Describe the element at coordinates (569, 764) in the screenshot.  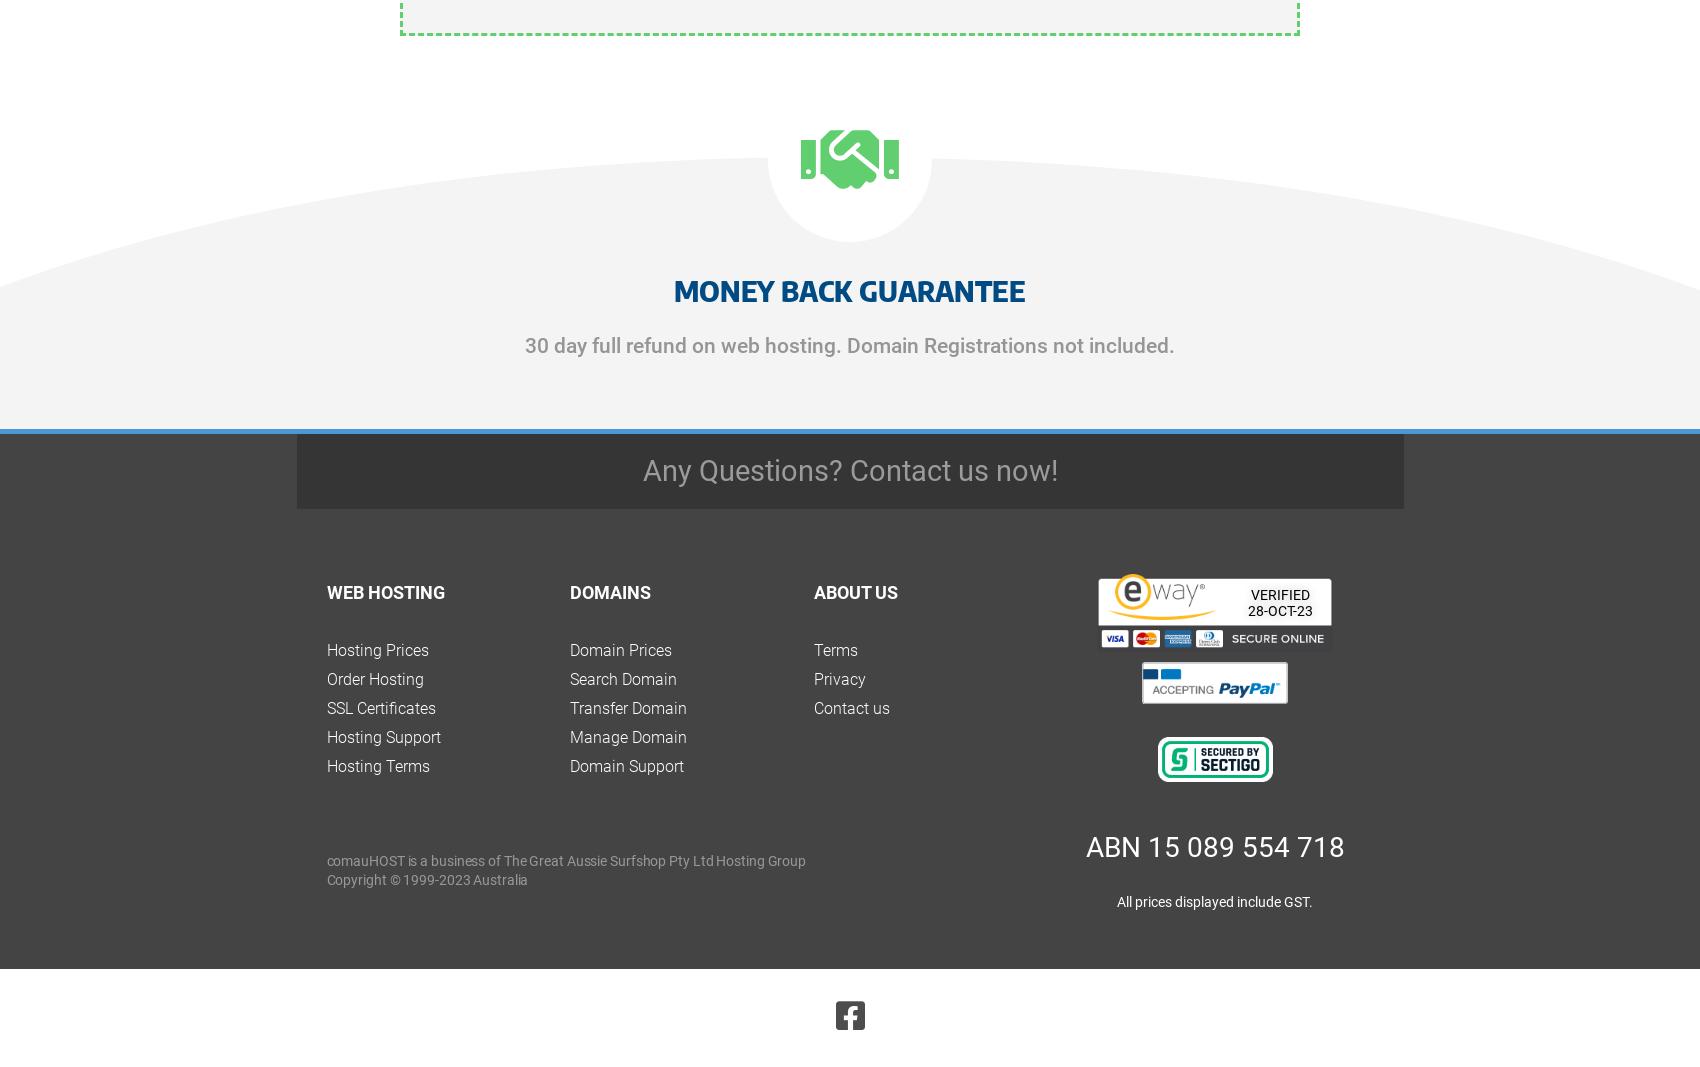
I see `'Domain Support'` at that location.